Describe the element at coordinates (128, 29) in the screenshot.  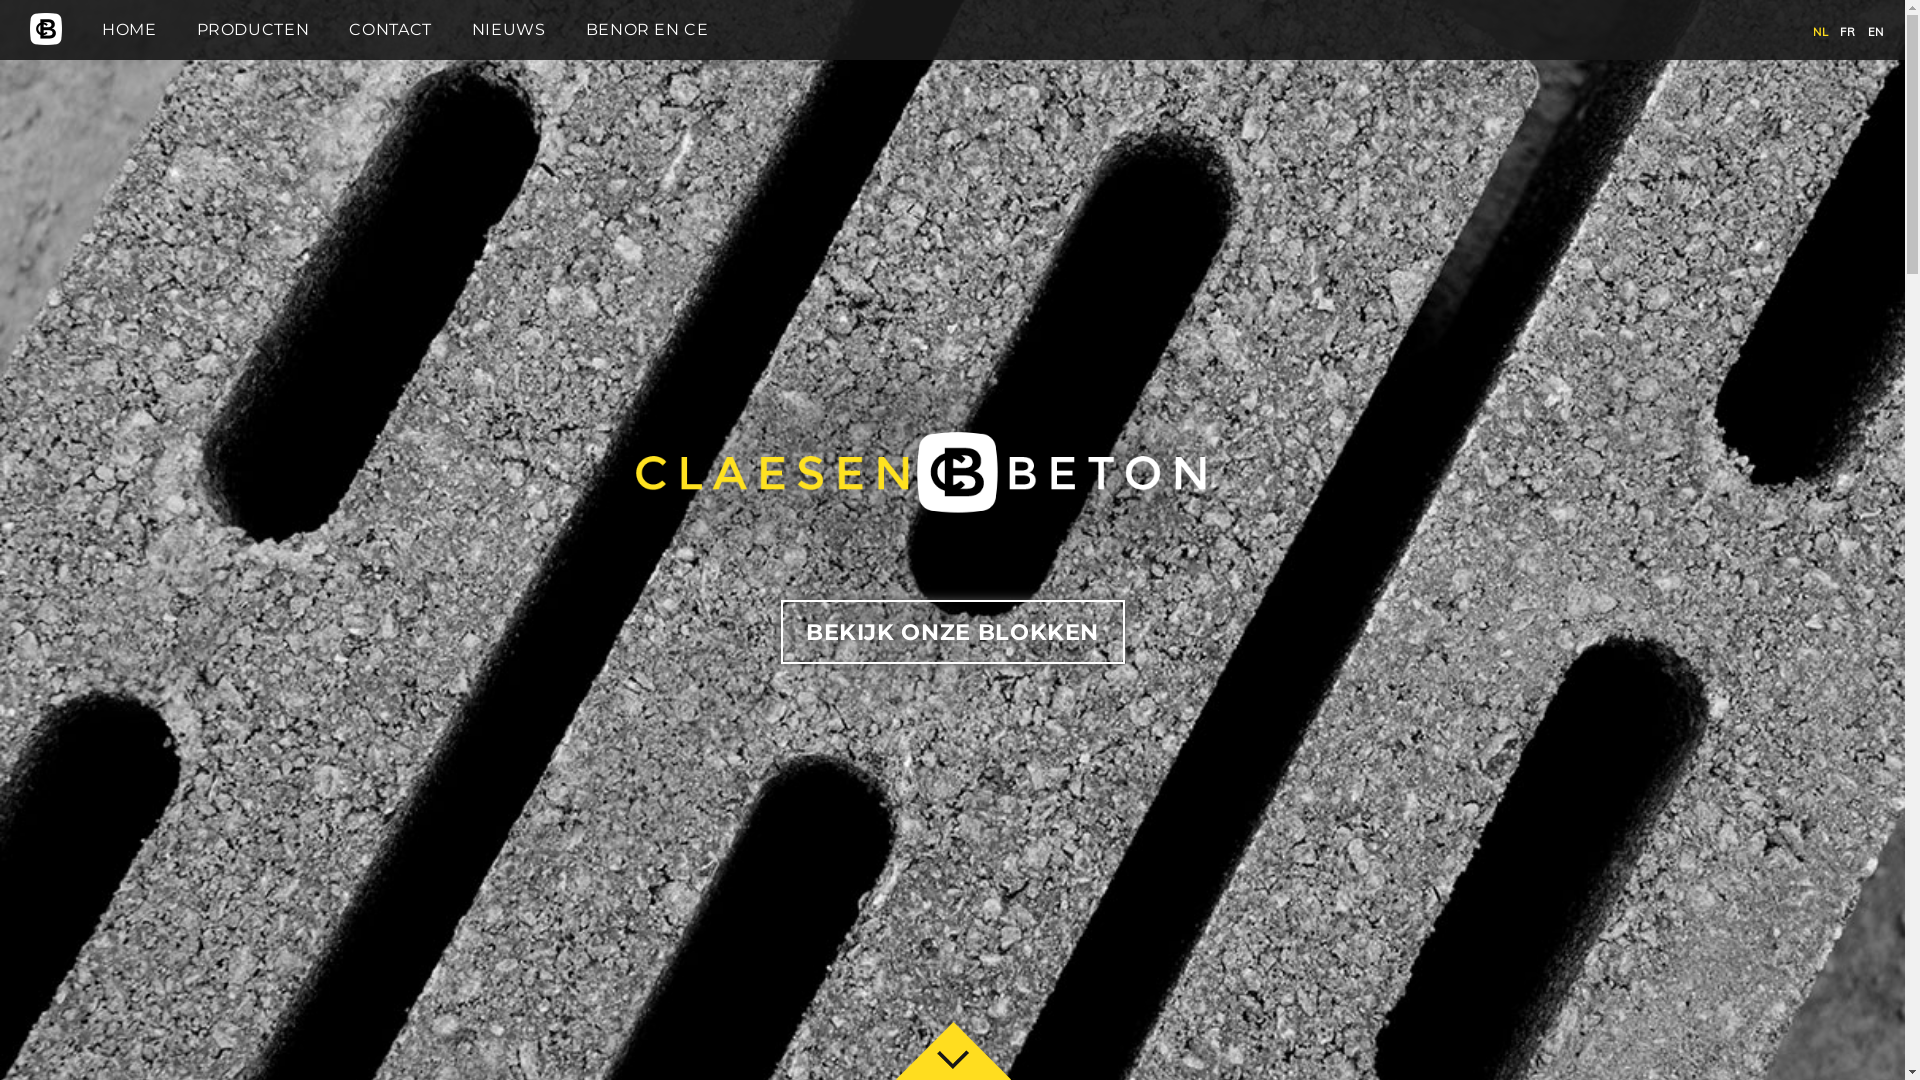
I see `'HOME'` at that location.